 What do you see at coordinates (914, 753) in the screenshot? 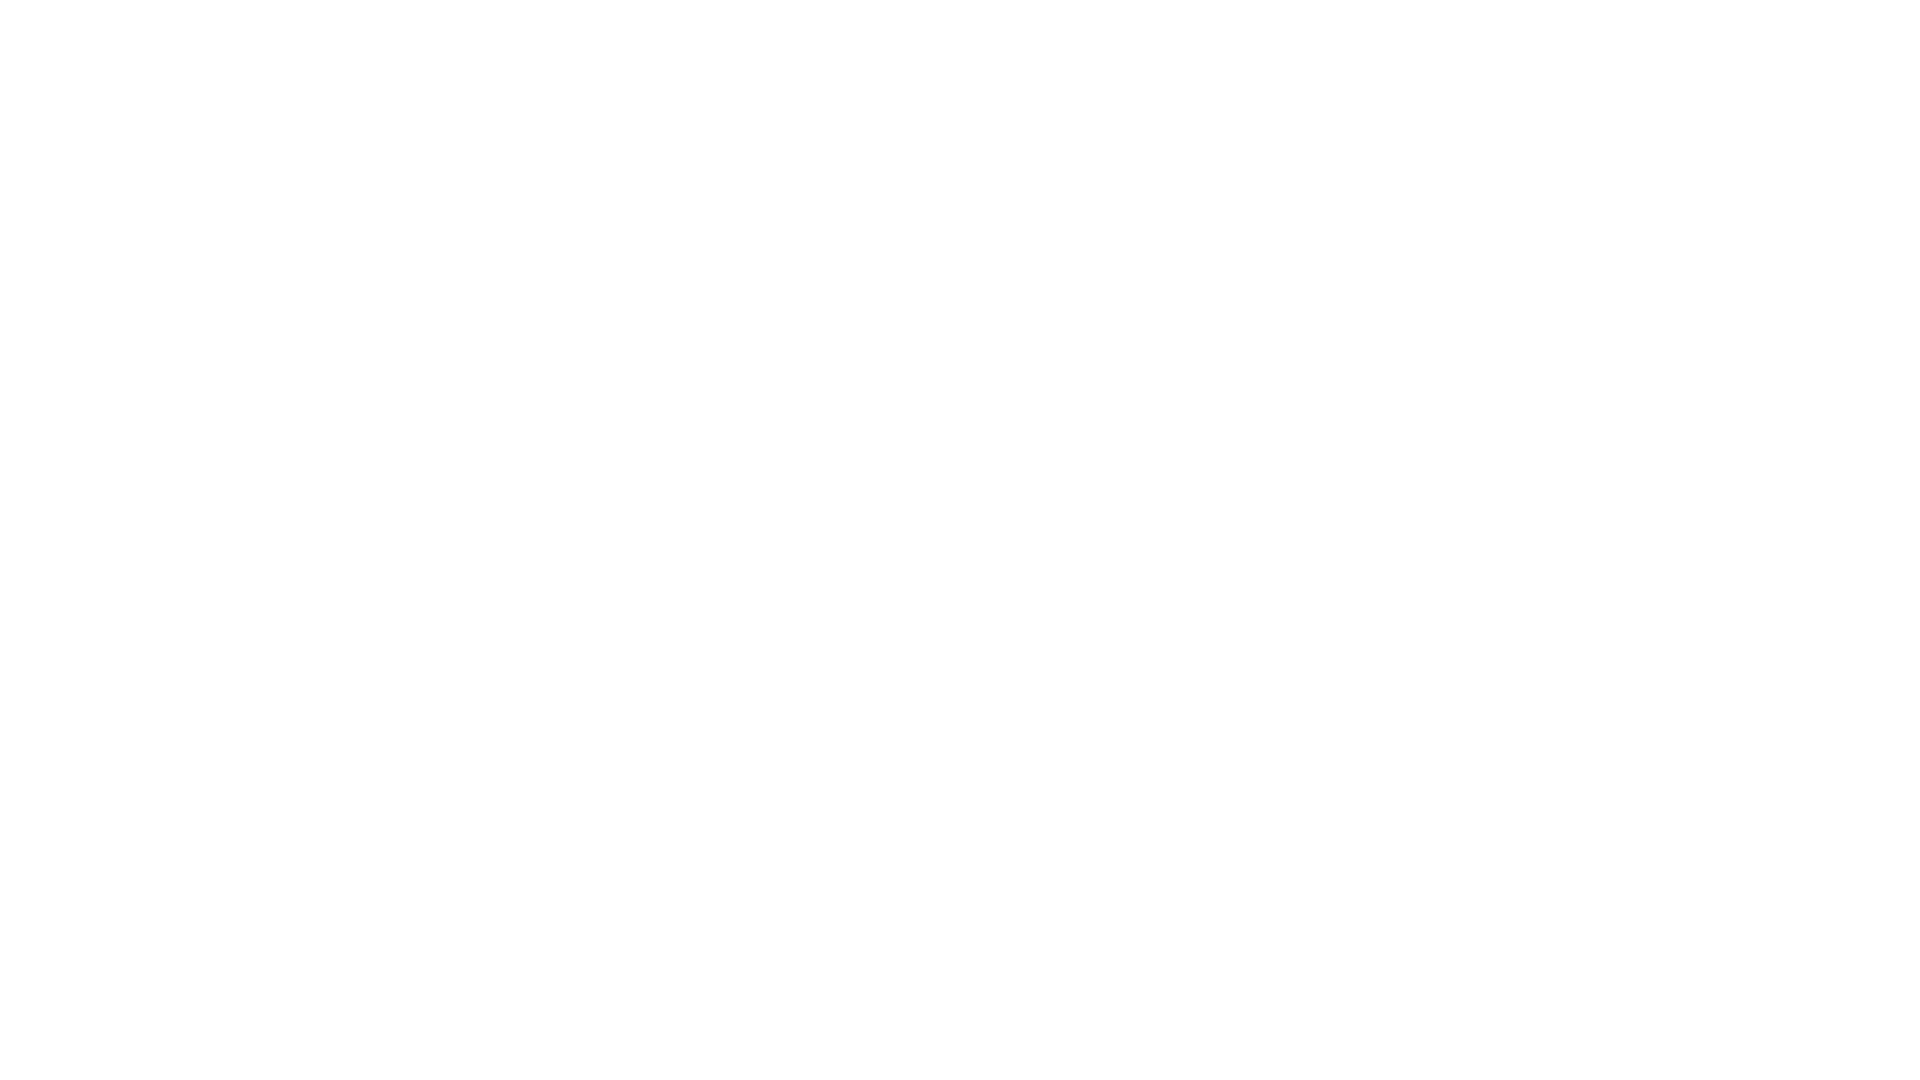
I see `Add to Favorite tracks` at bounding box center [914, 753].